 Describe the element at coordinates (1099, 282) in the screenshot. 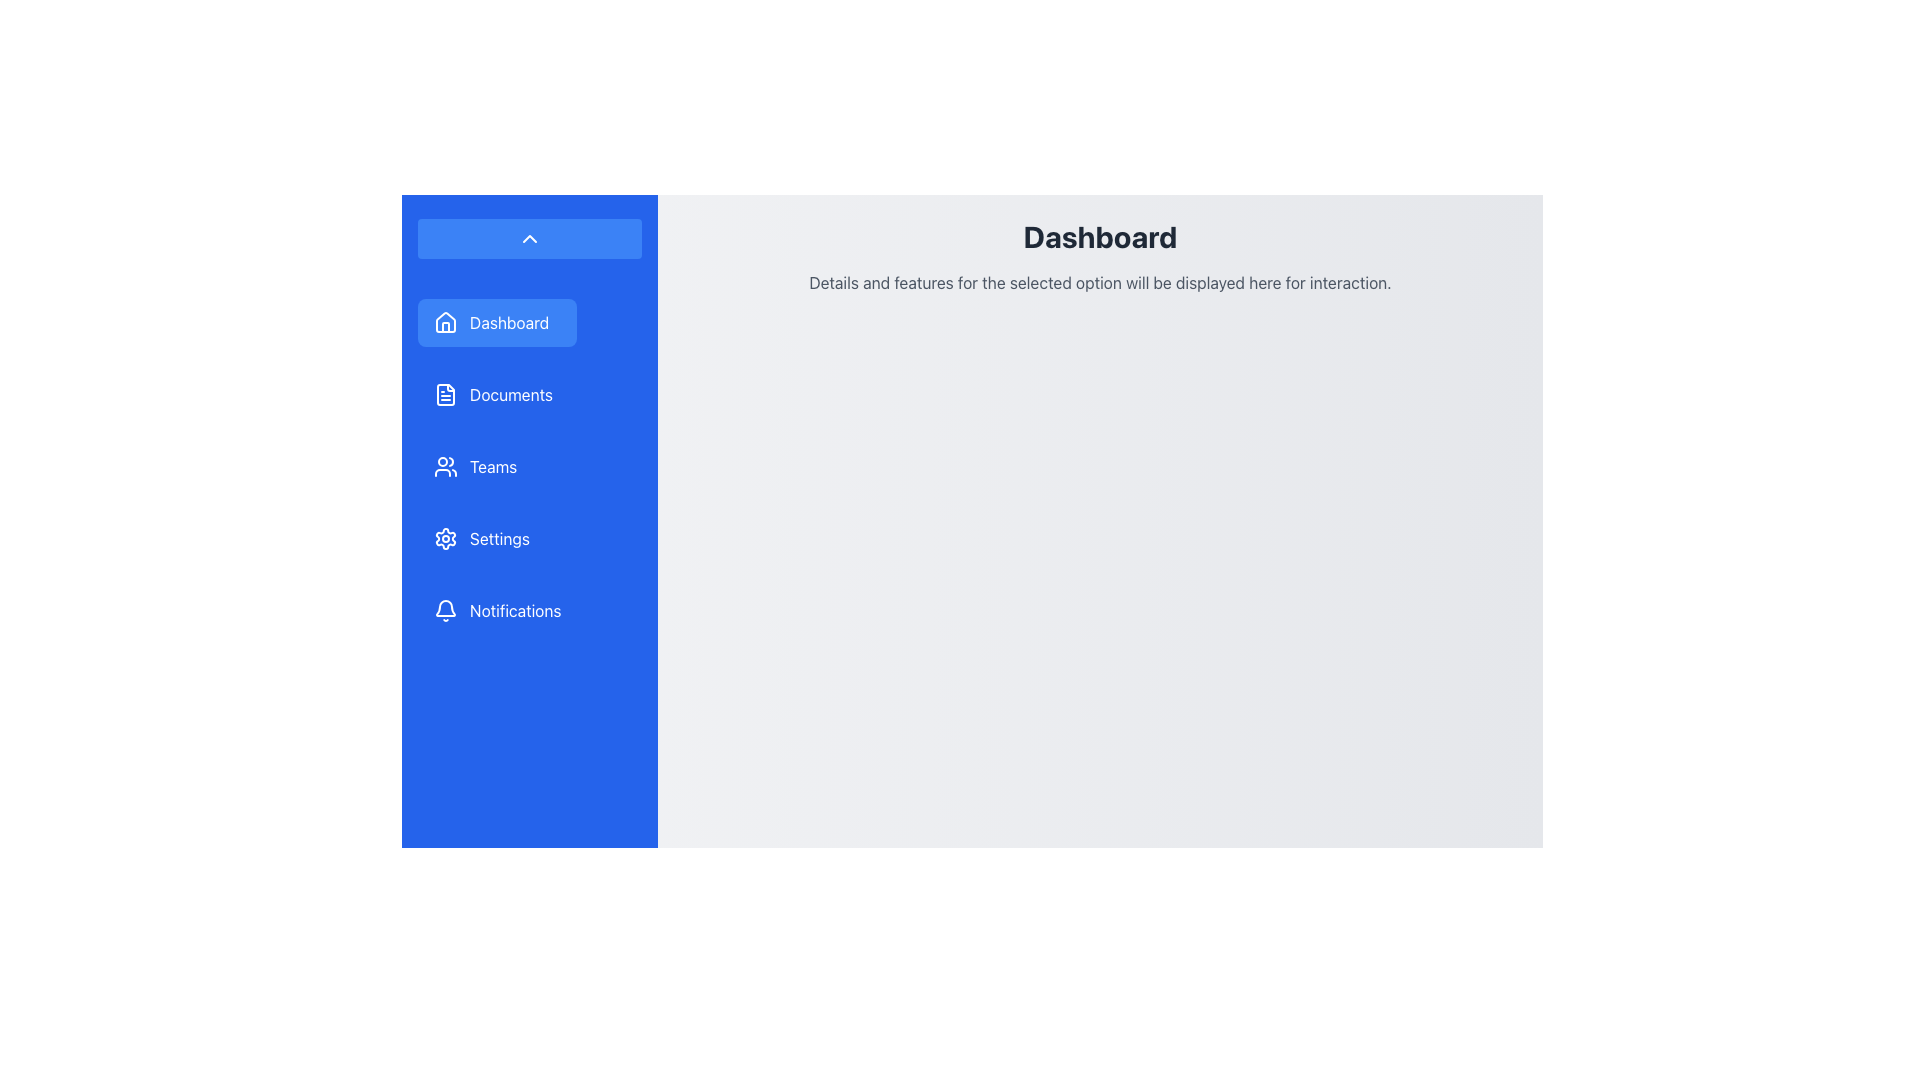

I see `the Static Text Block located below the 'Dashboard' header, which provides informational content for users` at that location.